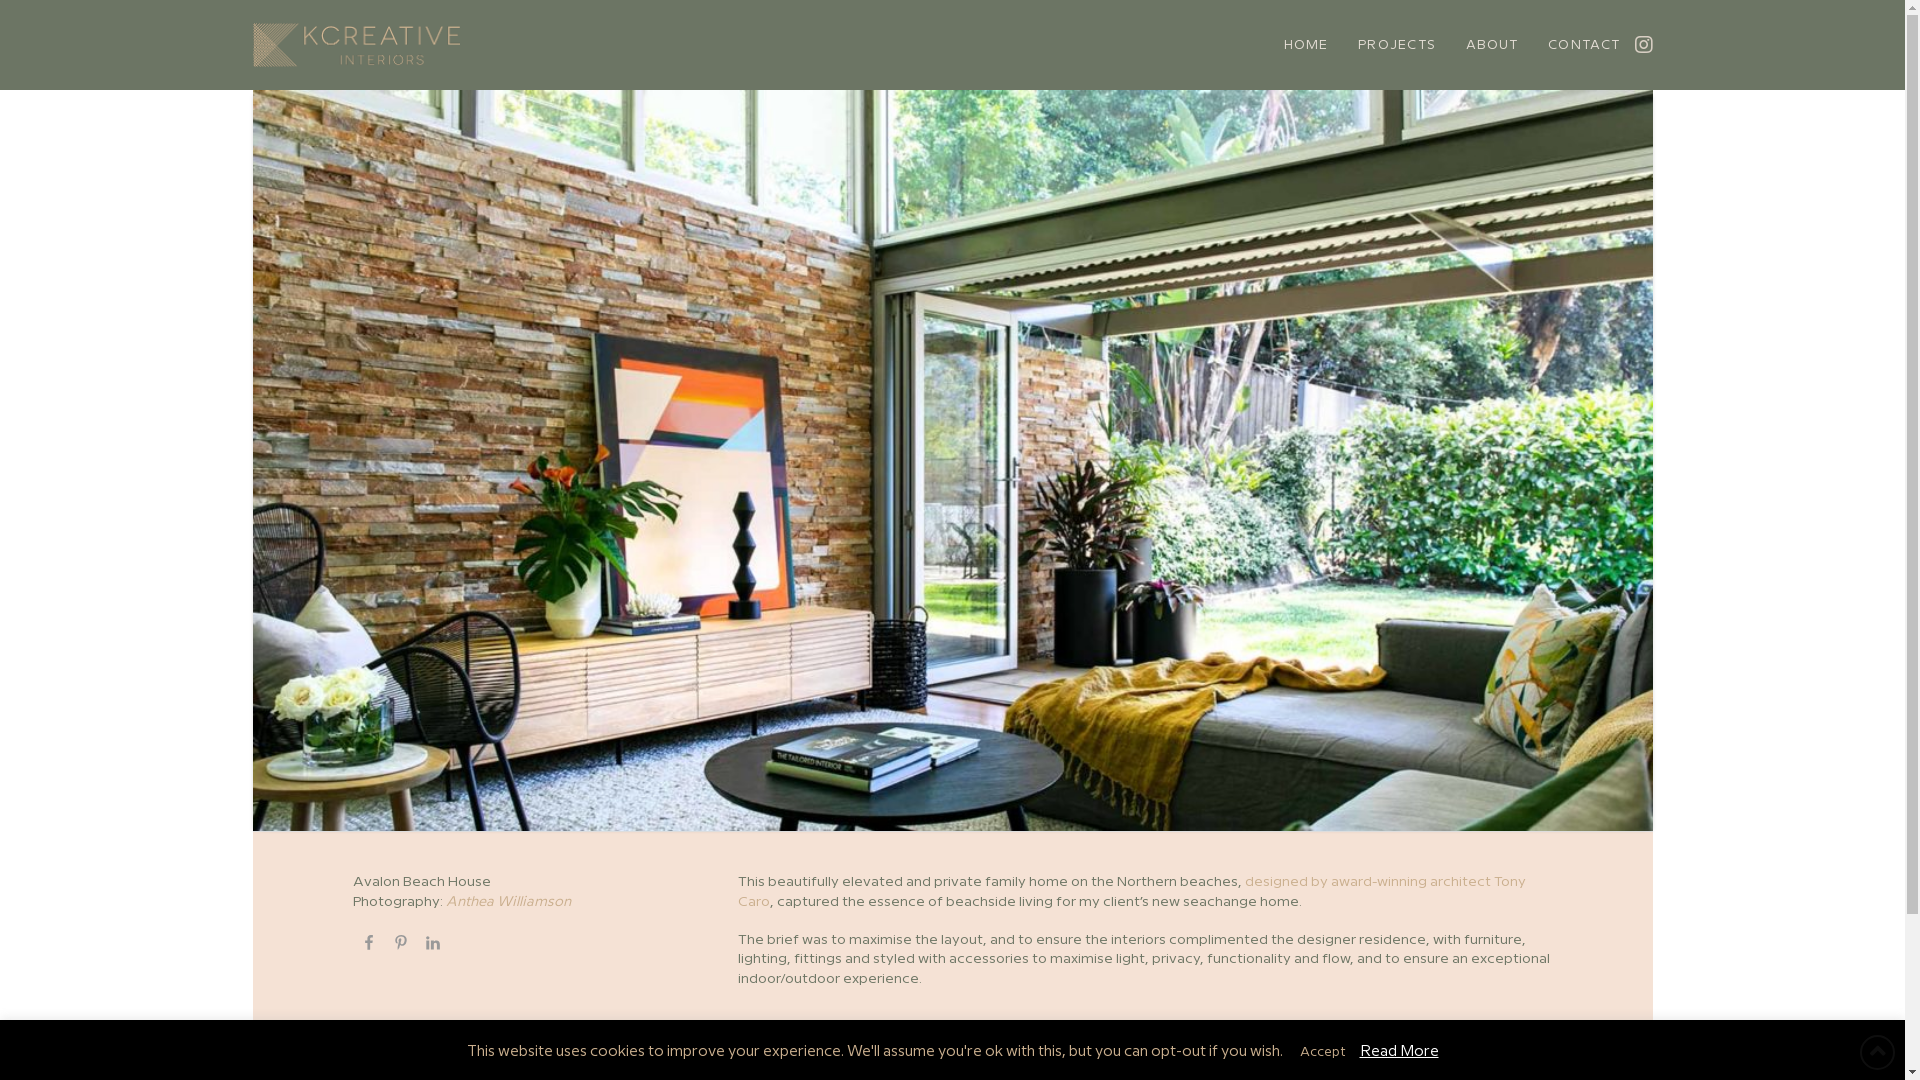 The image size is (1920, 1080). Describe the element at coordinates (1322, 1051) in the screenshot. I see `'Accept'` at that location.